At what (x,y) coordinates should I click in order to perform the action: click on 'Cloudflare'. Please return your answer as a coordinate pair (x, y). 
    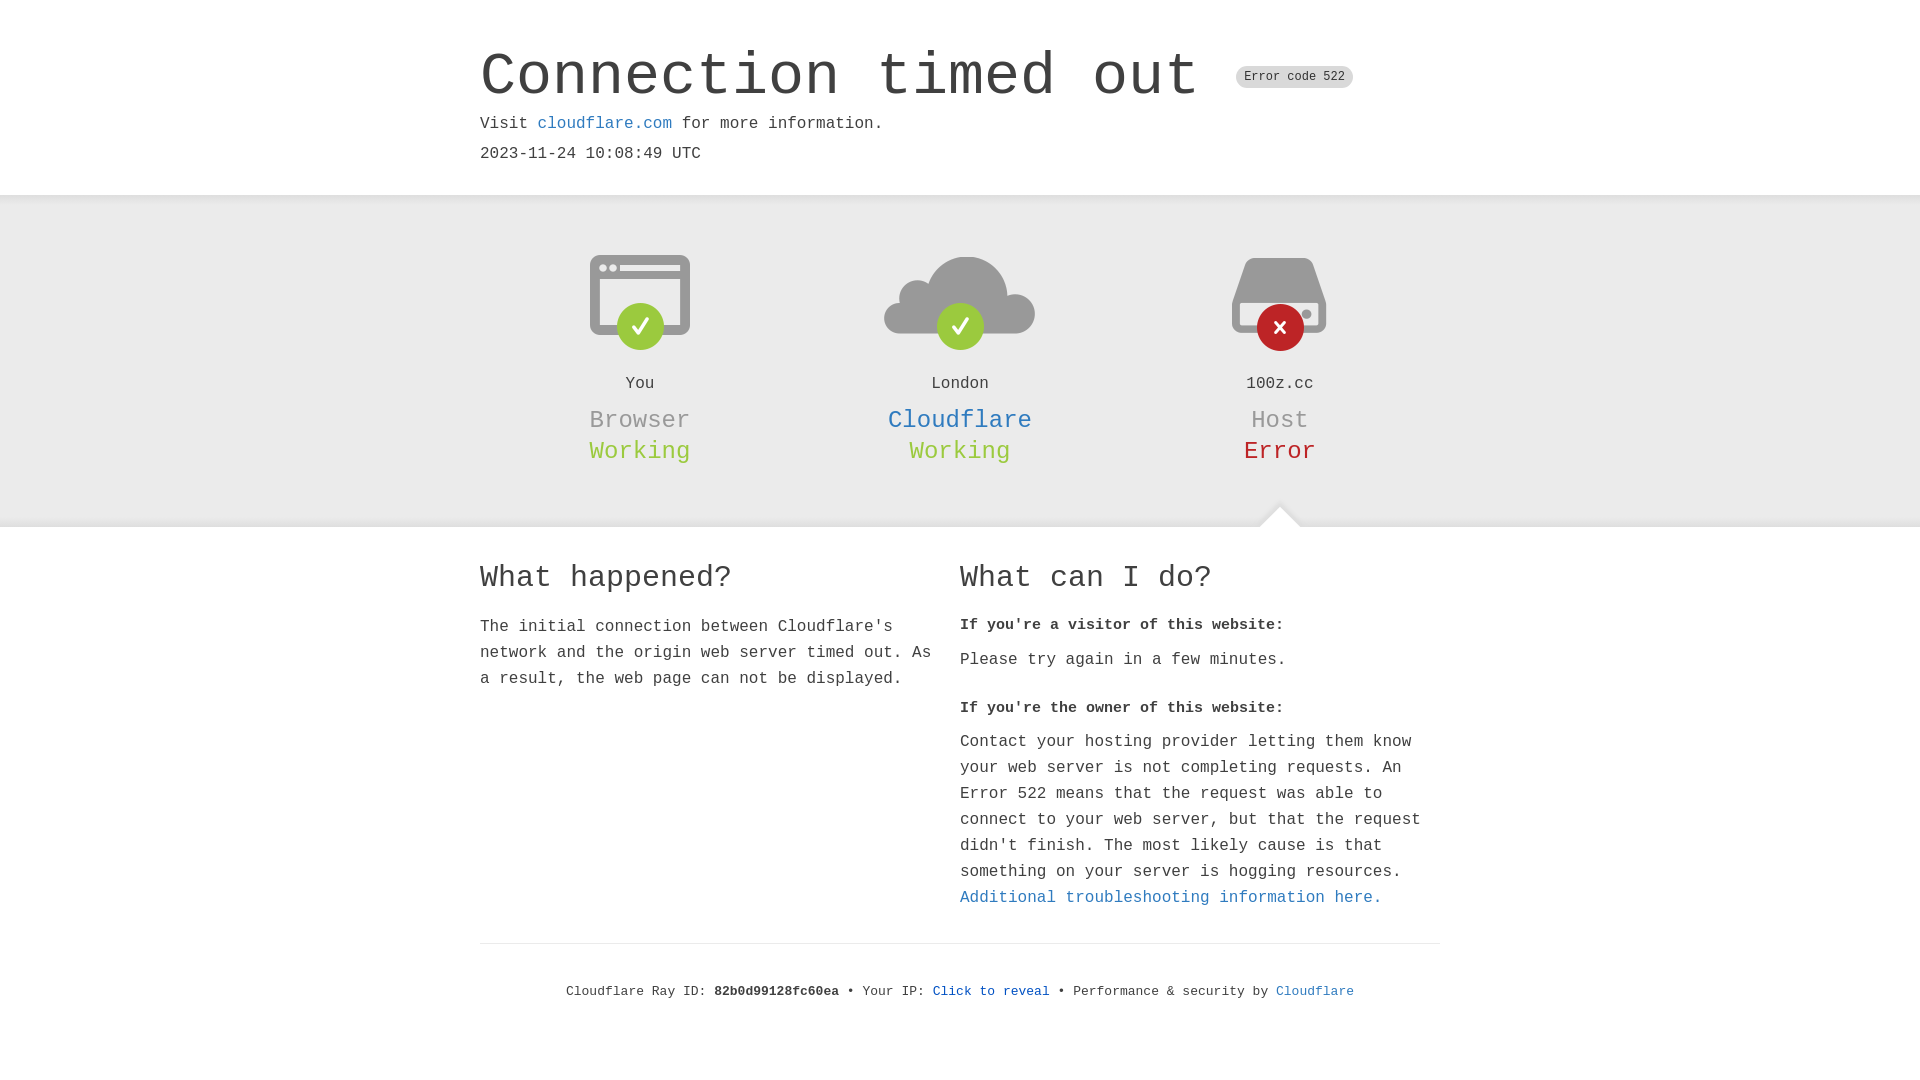
    Looking at the image, I should click on (960, 419).